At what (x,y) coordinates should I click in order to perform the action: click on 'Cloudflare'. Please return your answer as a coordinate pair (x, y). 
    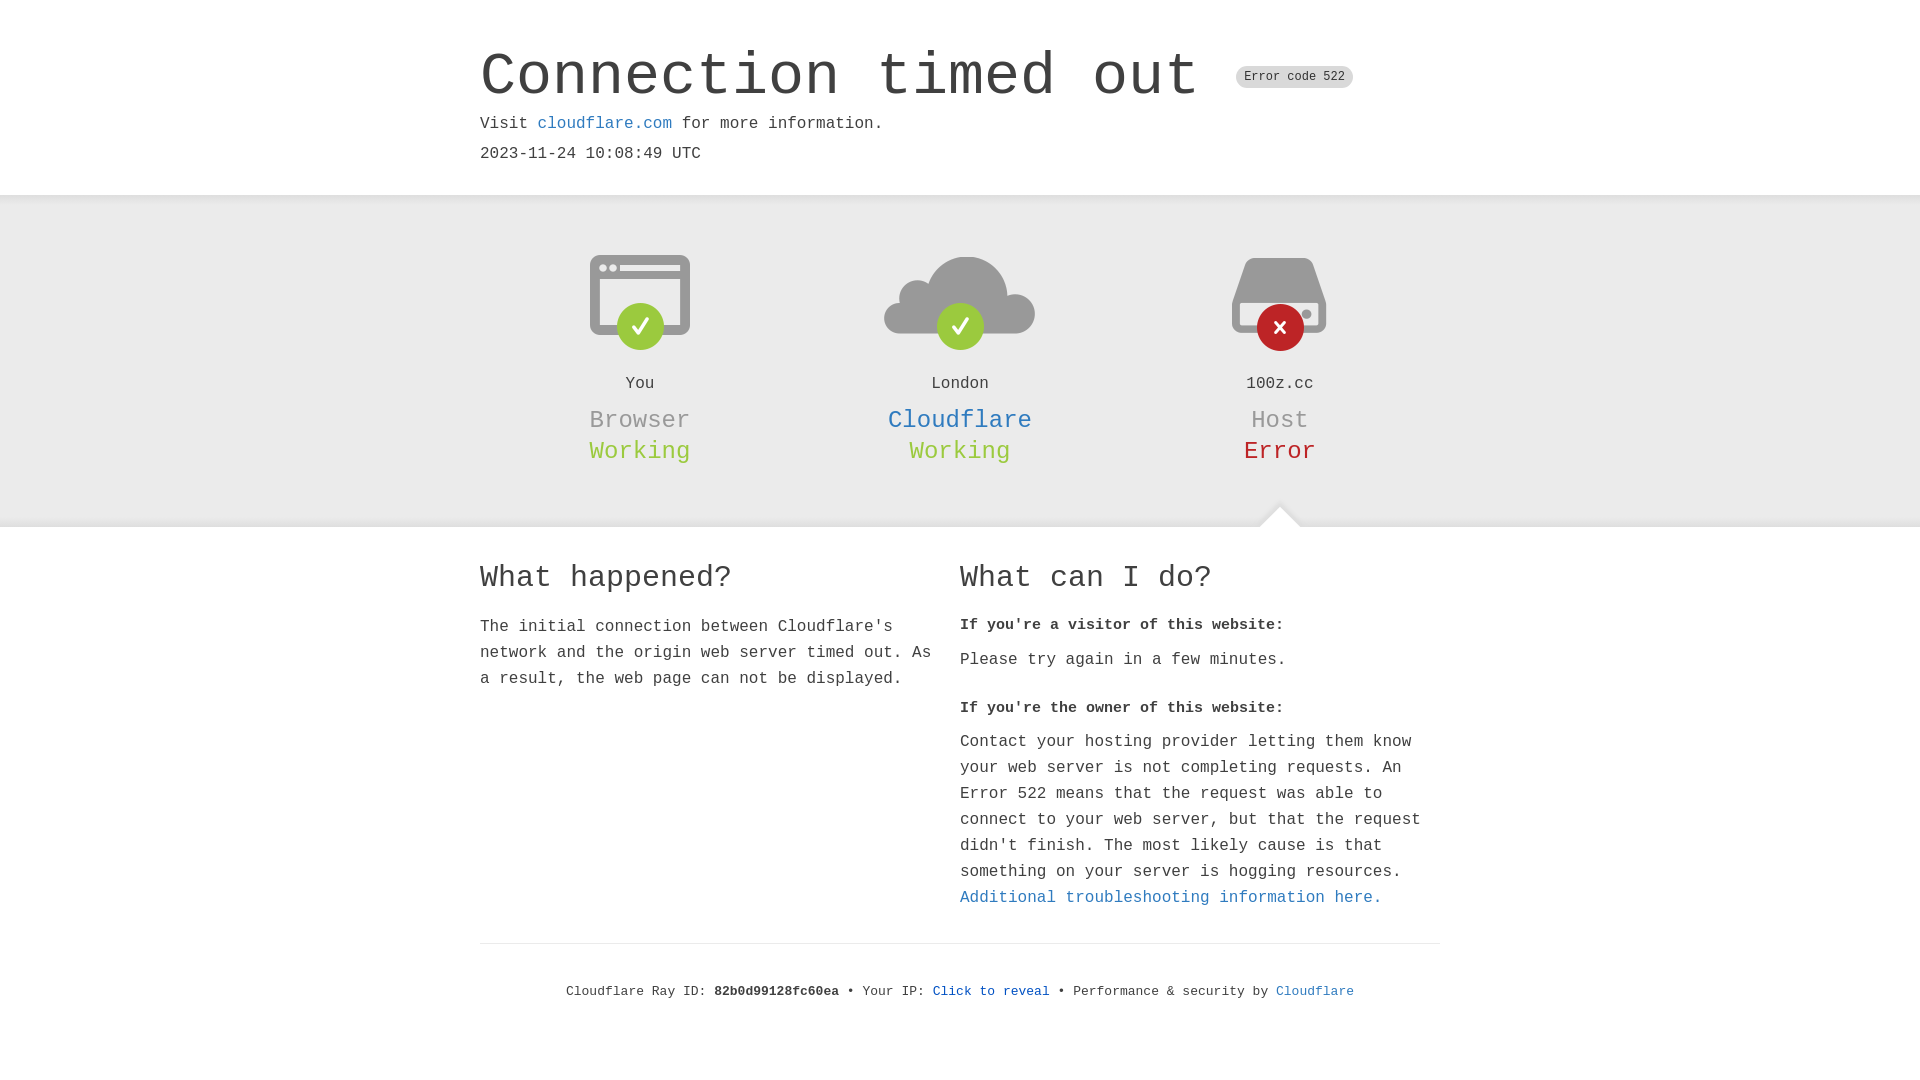
    Looking at the image, I should click on (960, 419).